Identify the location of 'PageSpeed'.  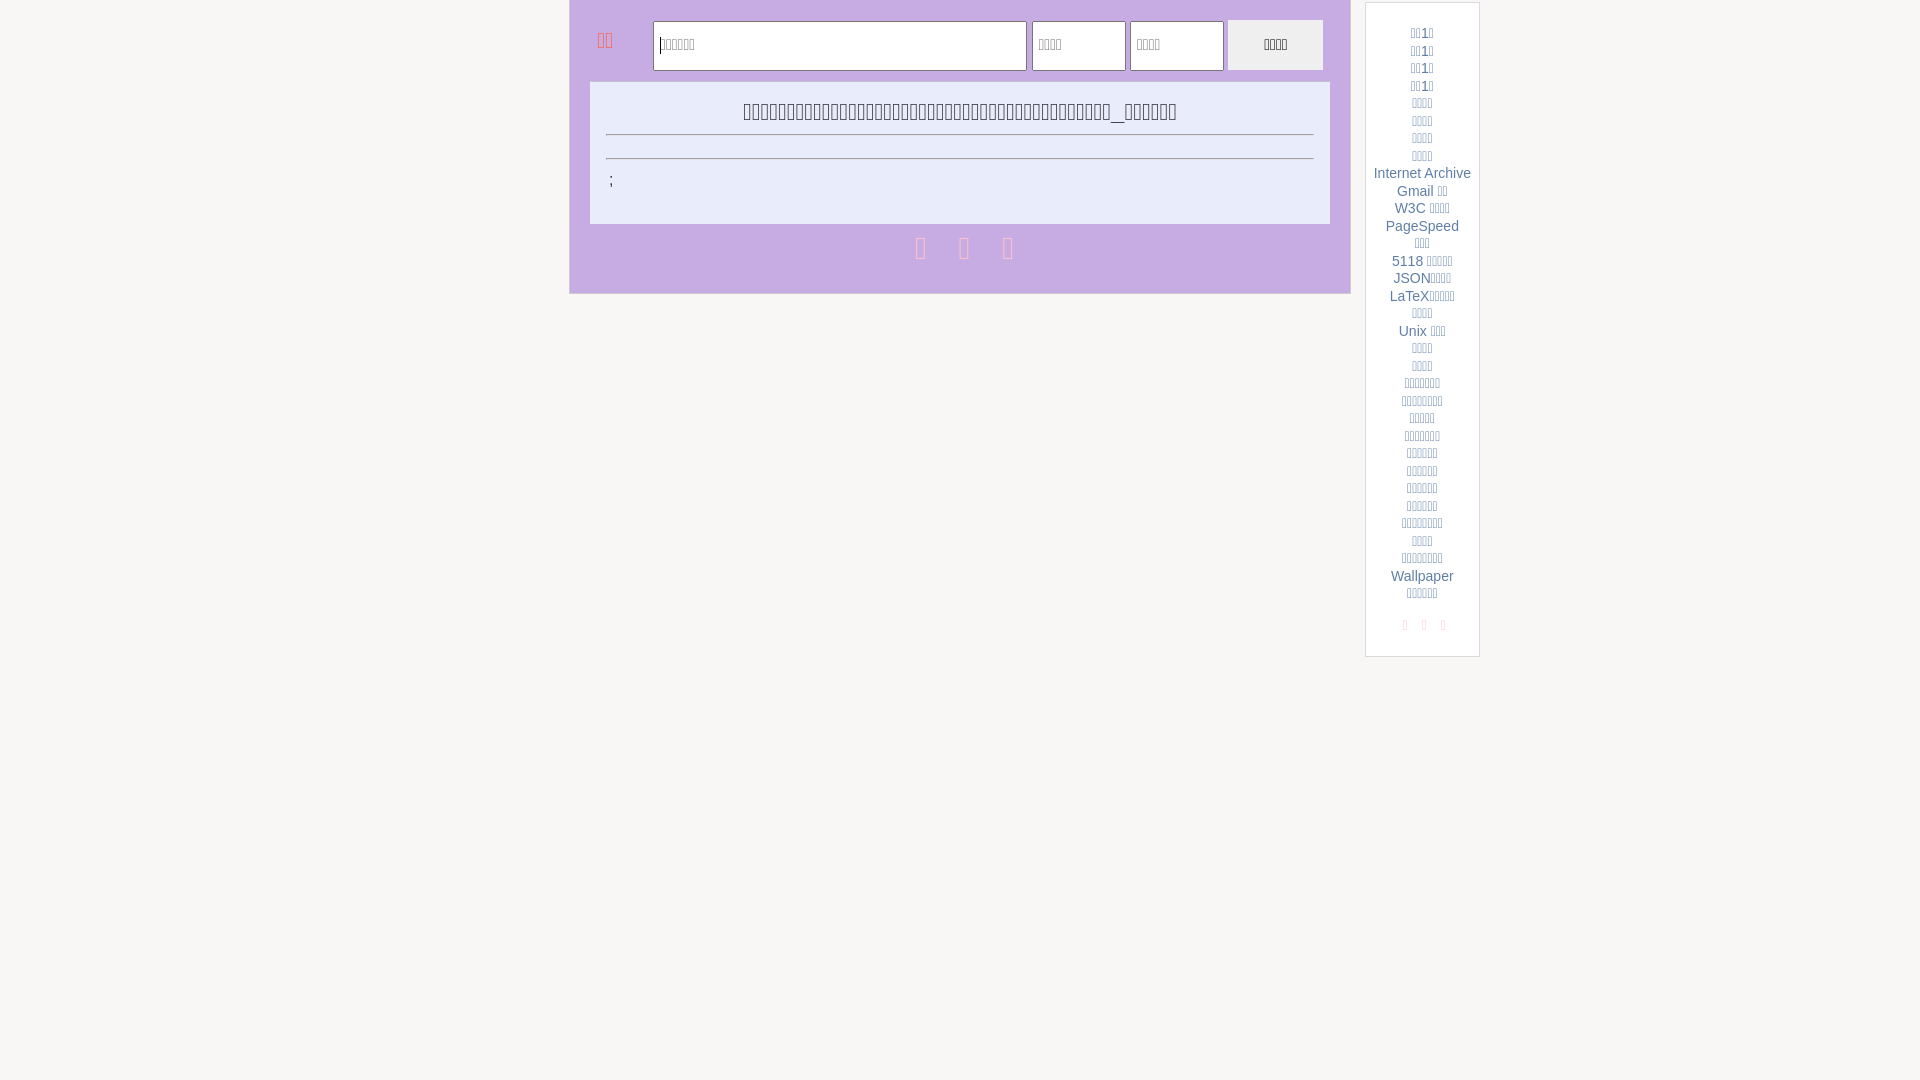
(1421, 225).